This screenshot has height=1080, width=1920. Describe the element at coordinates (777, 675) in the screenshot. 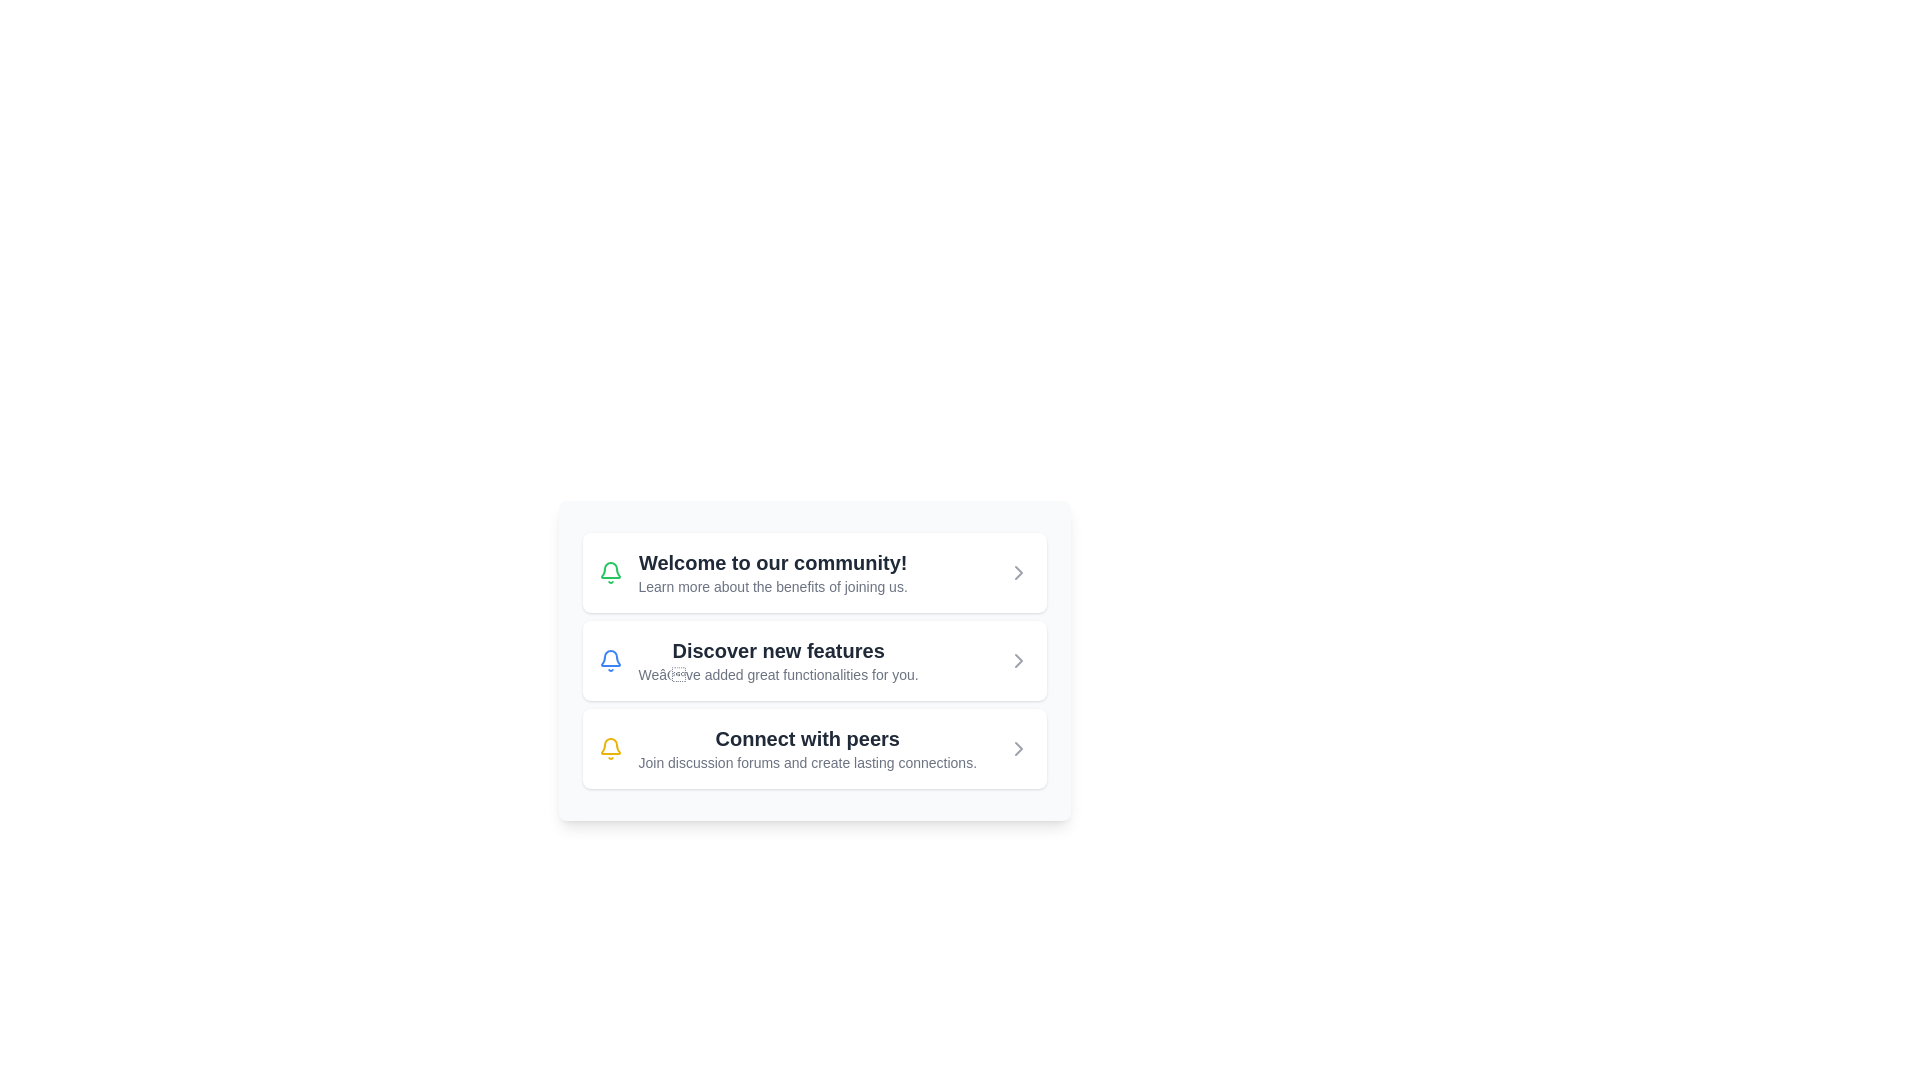

I see `the Text Label that provides contextual information about the options related to the main heading 'Discover new features', located in the middle section of the card below the heading` at that location.